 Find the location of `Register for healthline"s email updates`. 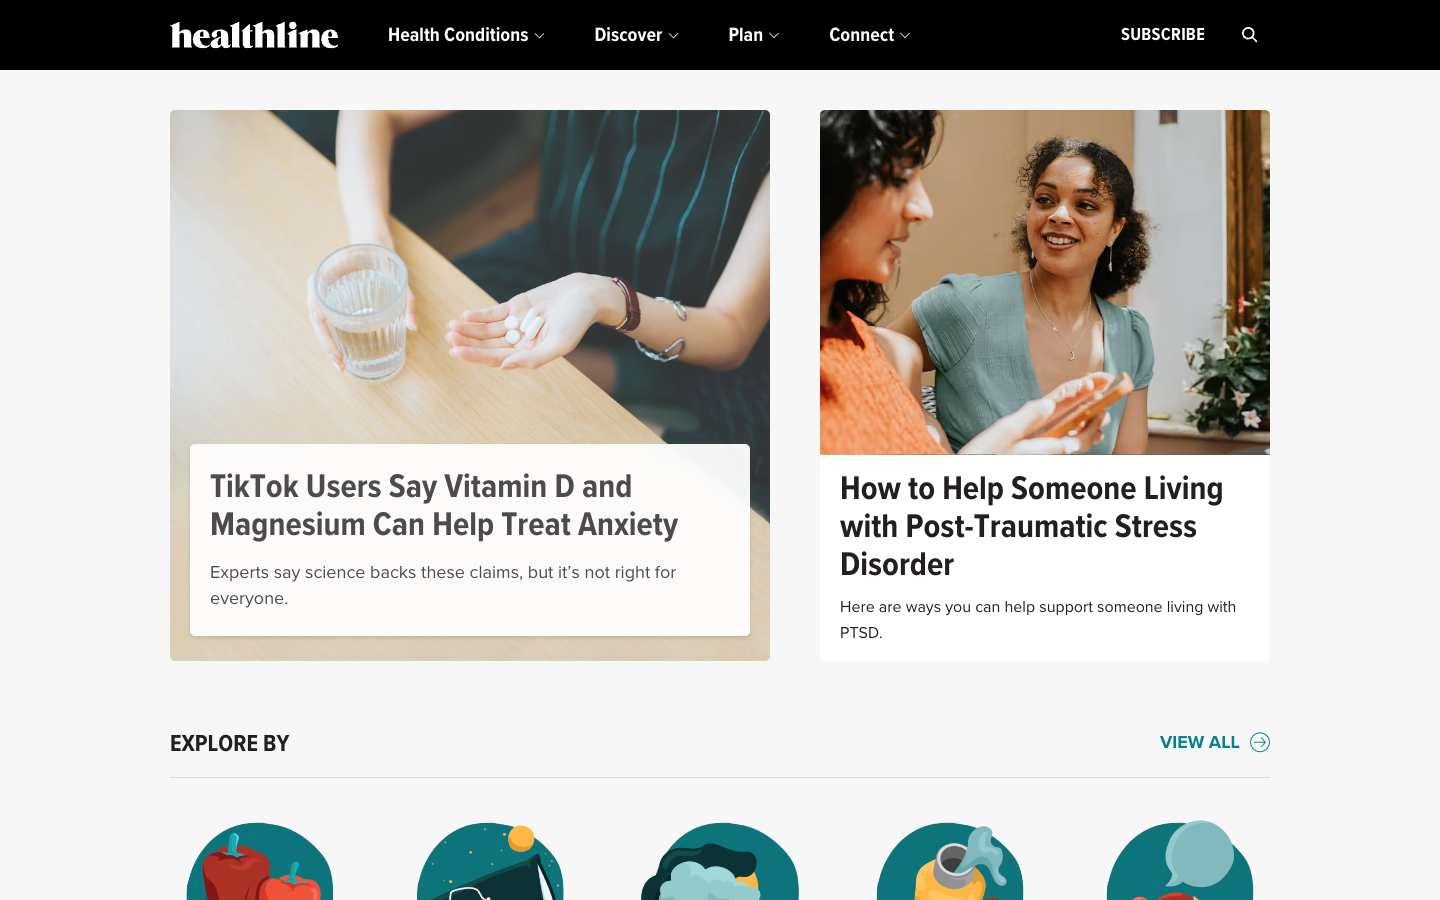

Register for healthline"s email updates is located at coordinates (1162, 34).